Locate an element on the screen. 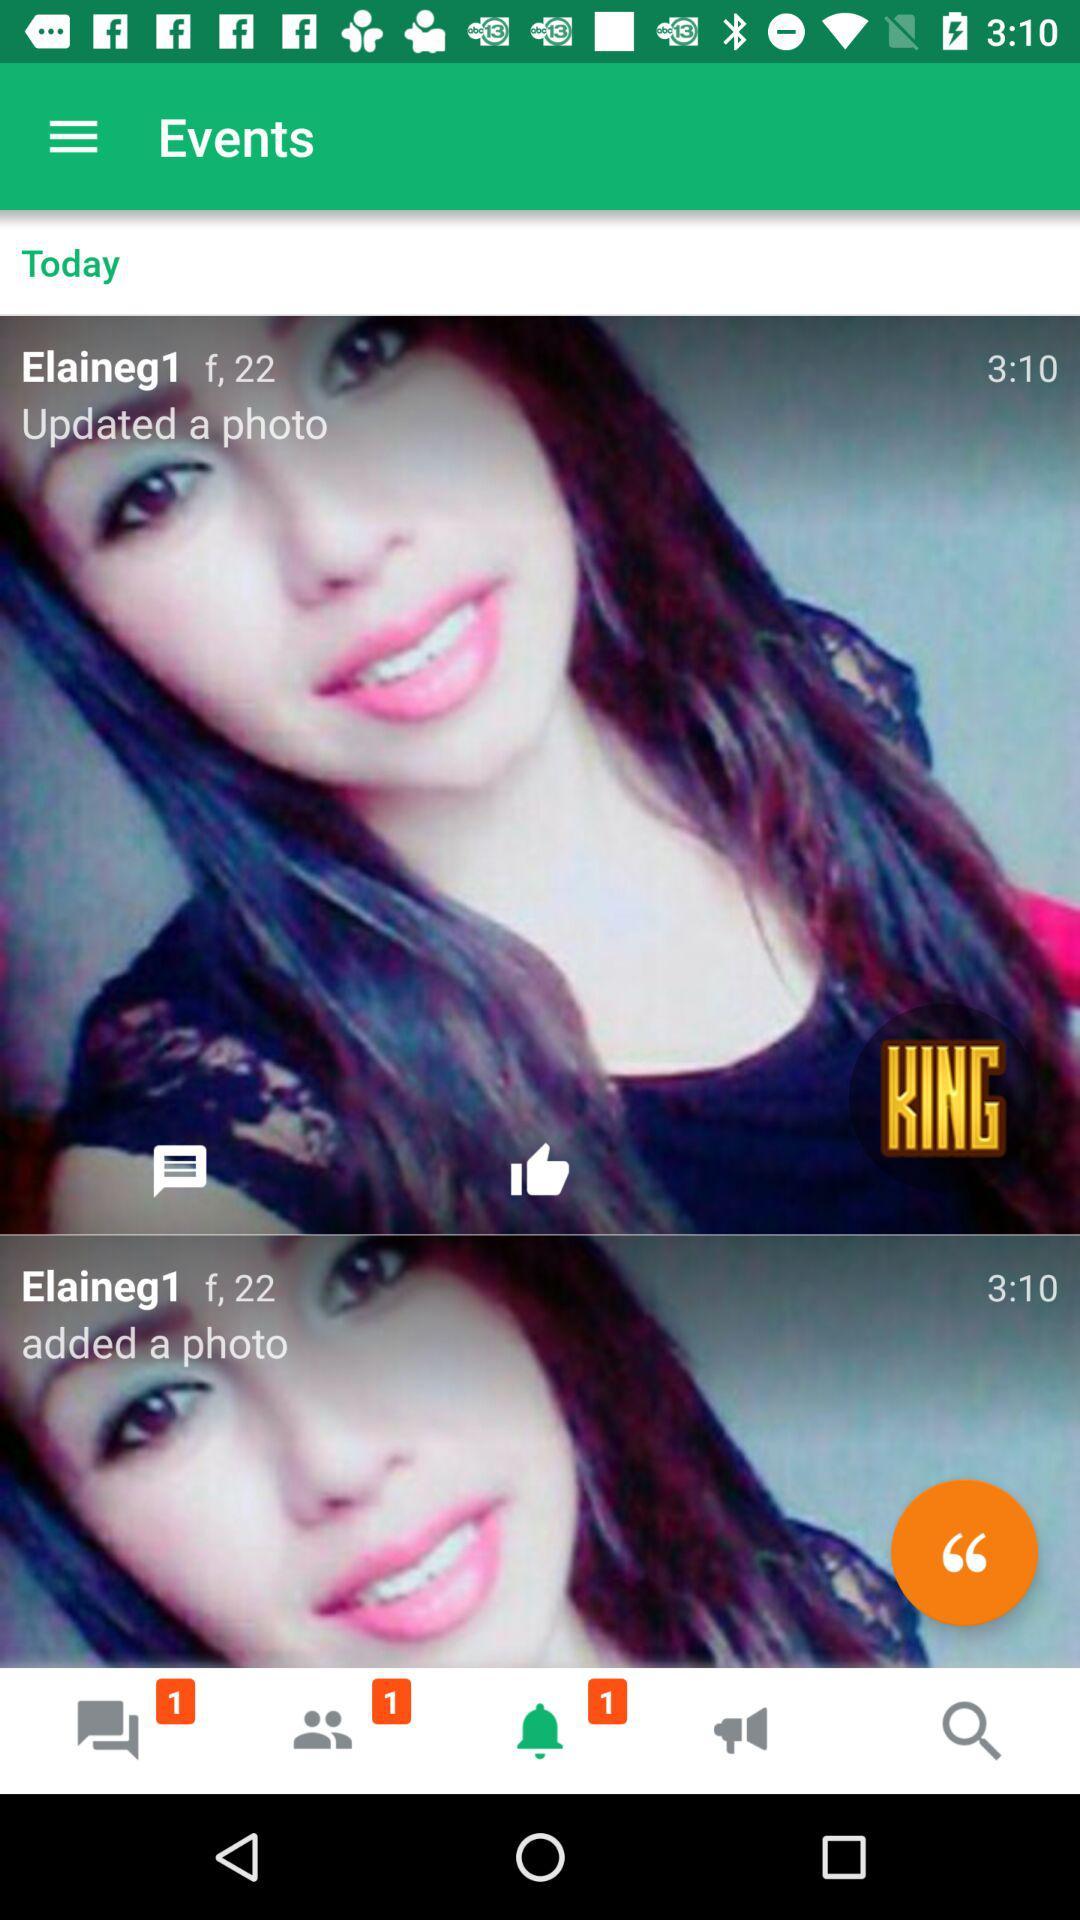  item above today item is located at coordinates (72, 135).